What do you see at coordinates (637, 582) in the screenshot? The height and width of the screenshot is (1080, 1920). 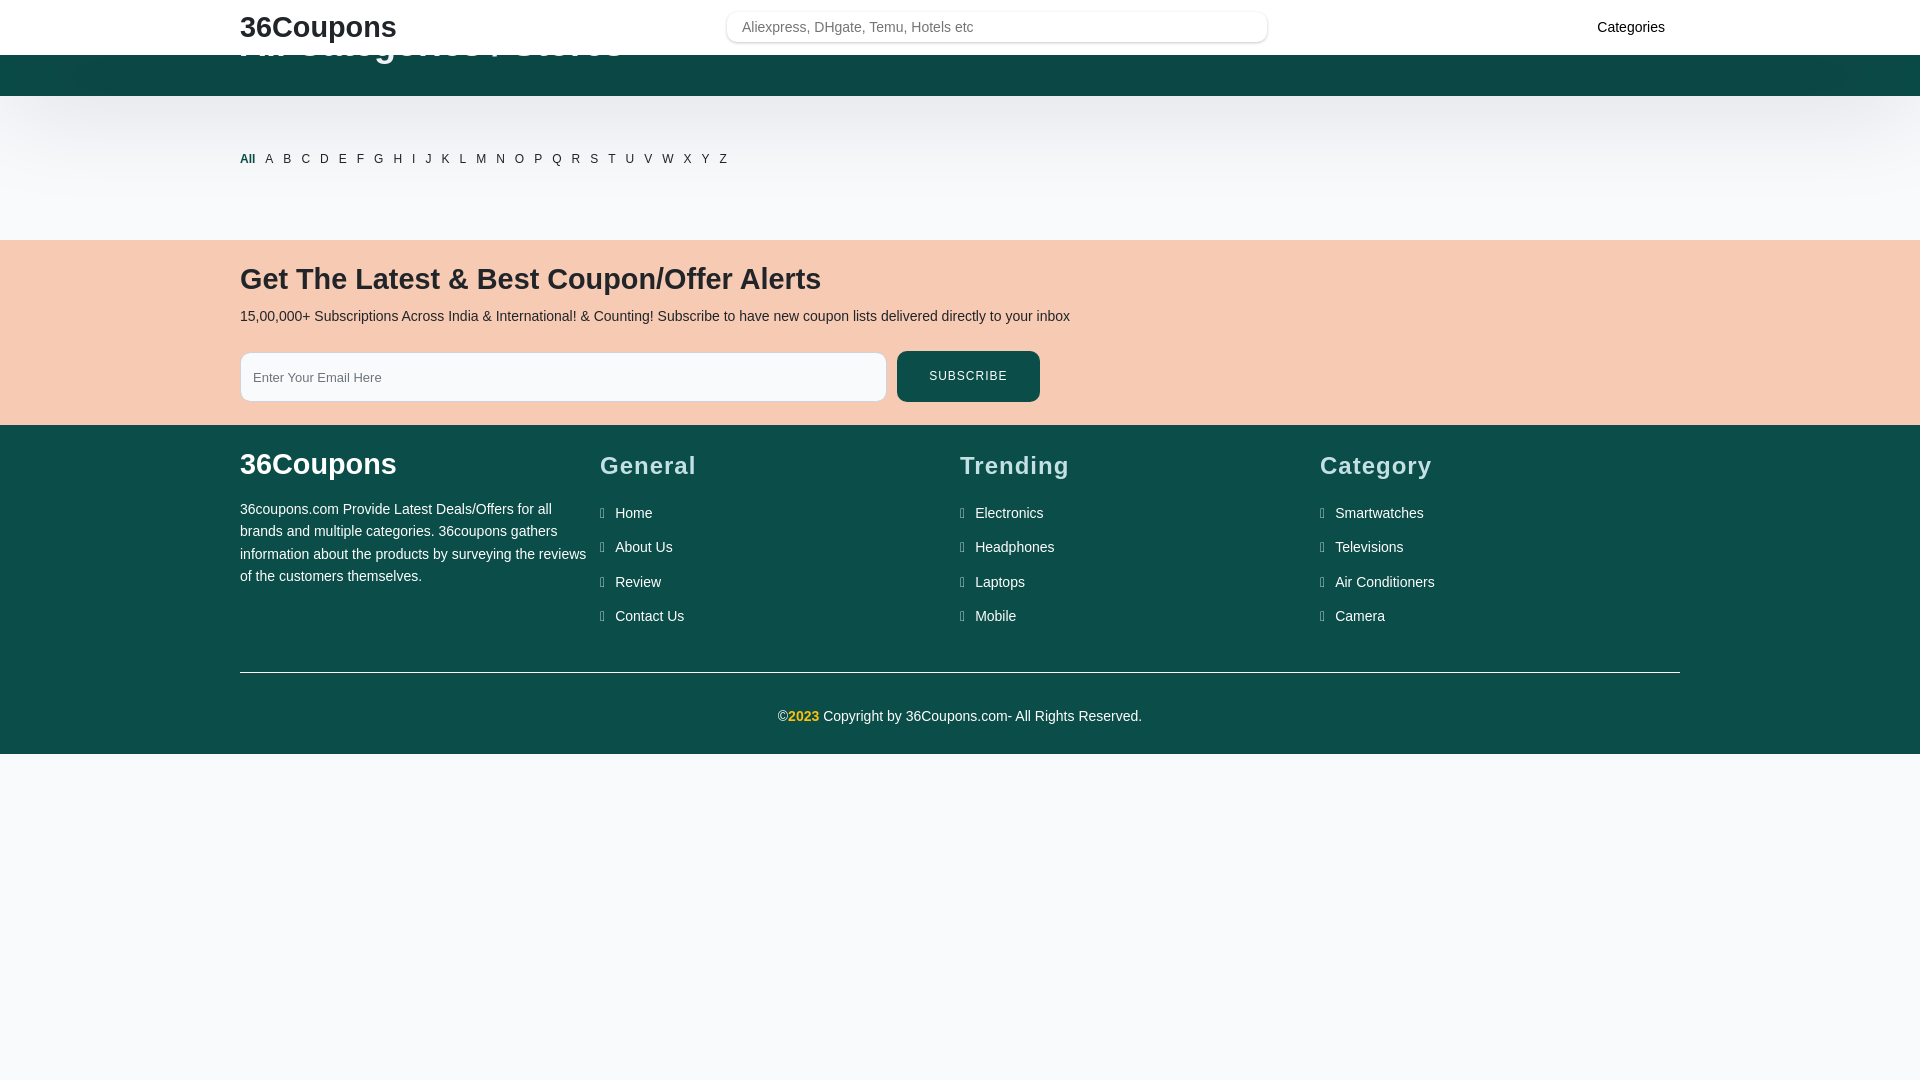 I see `'Review'` at bounding box center [637, 582].